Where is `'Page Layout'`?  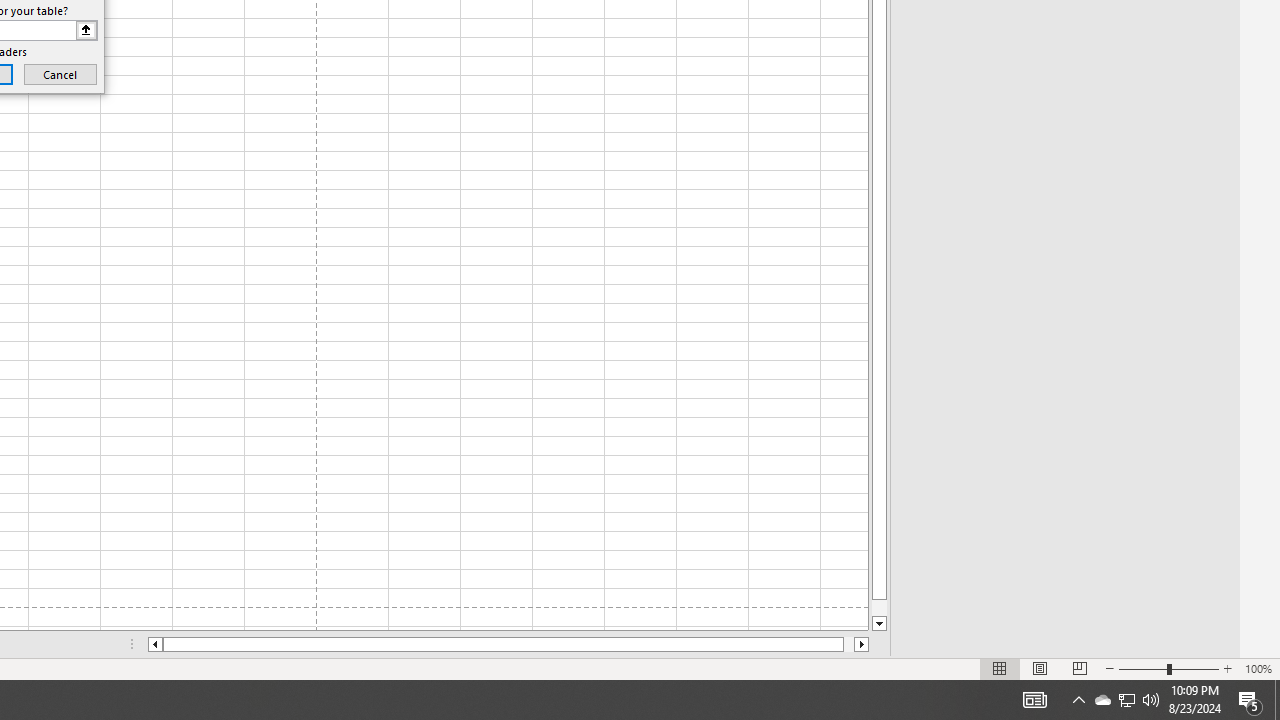
'Page Layout' is located at coordinates (1040, 669).